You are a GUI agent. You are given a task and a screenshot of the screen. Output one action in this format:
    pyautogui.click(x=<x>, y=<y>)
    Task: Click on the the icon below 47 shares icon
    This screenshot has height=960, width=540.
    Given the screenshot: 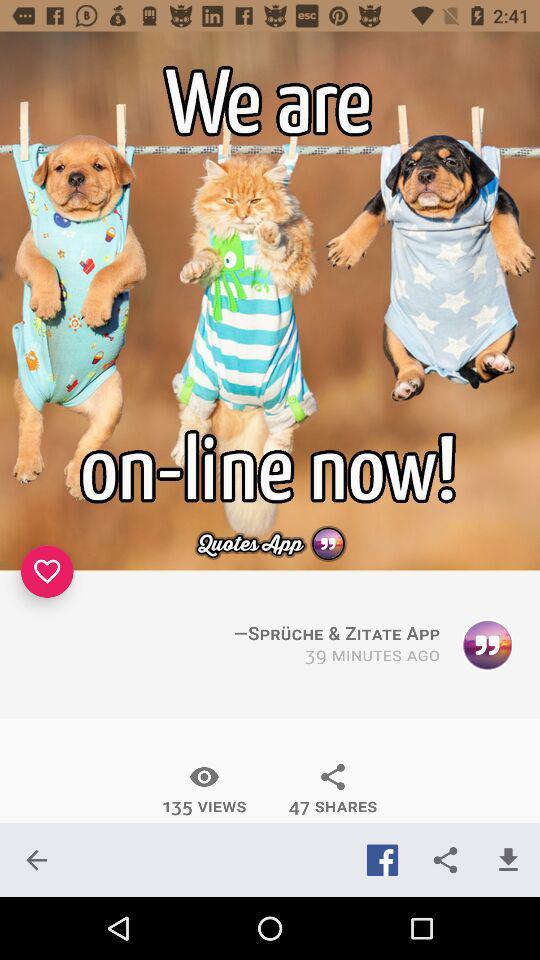 What is the action you would take?
    pyautogui.click(x=382, y=859)
    